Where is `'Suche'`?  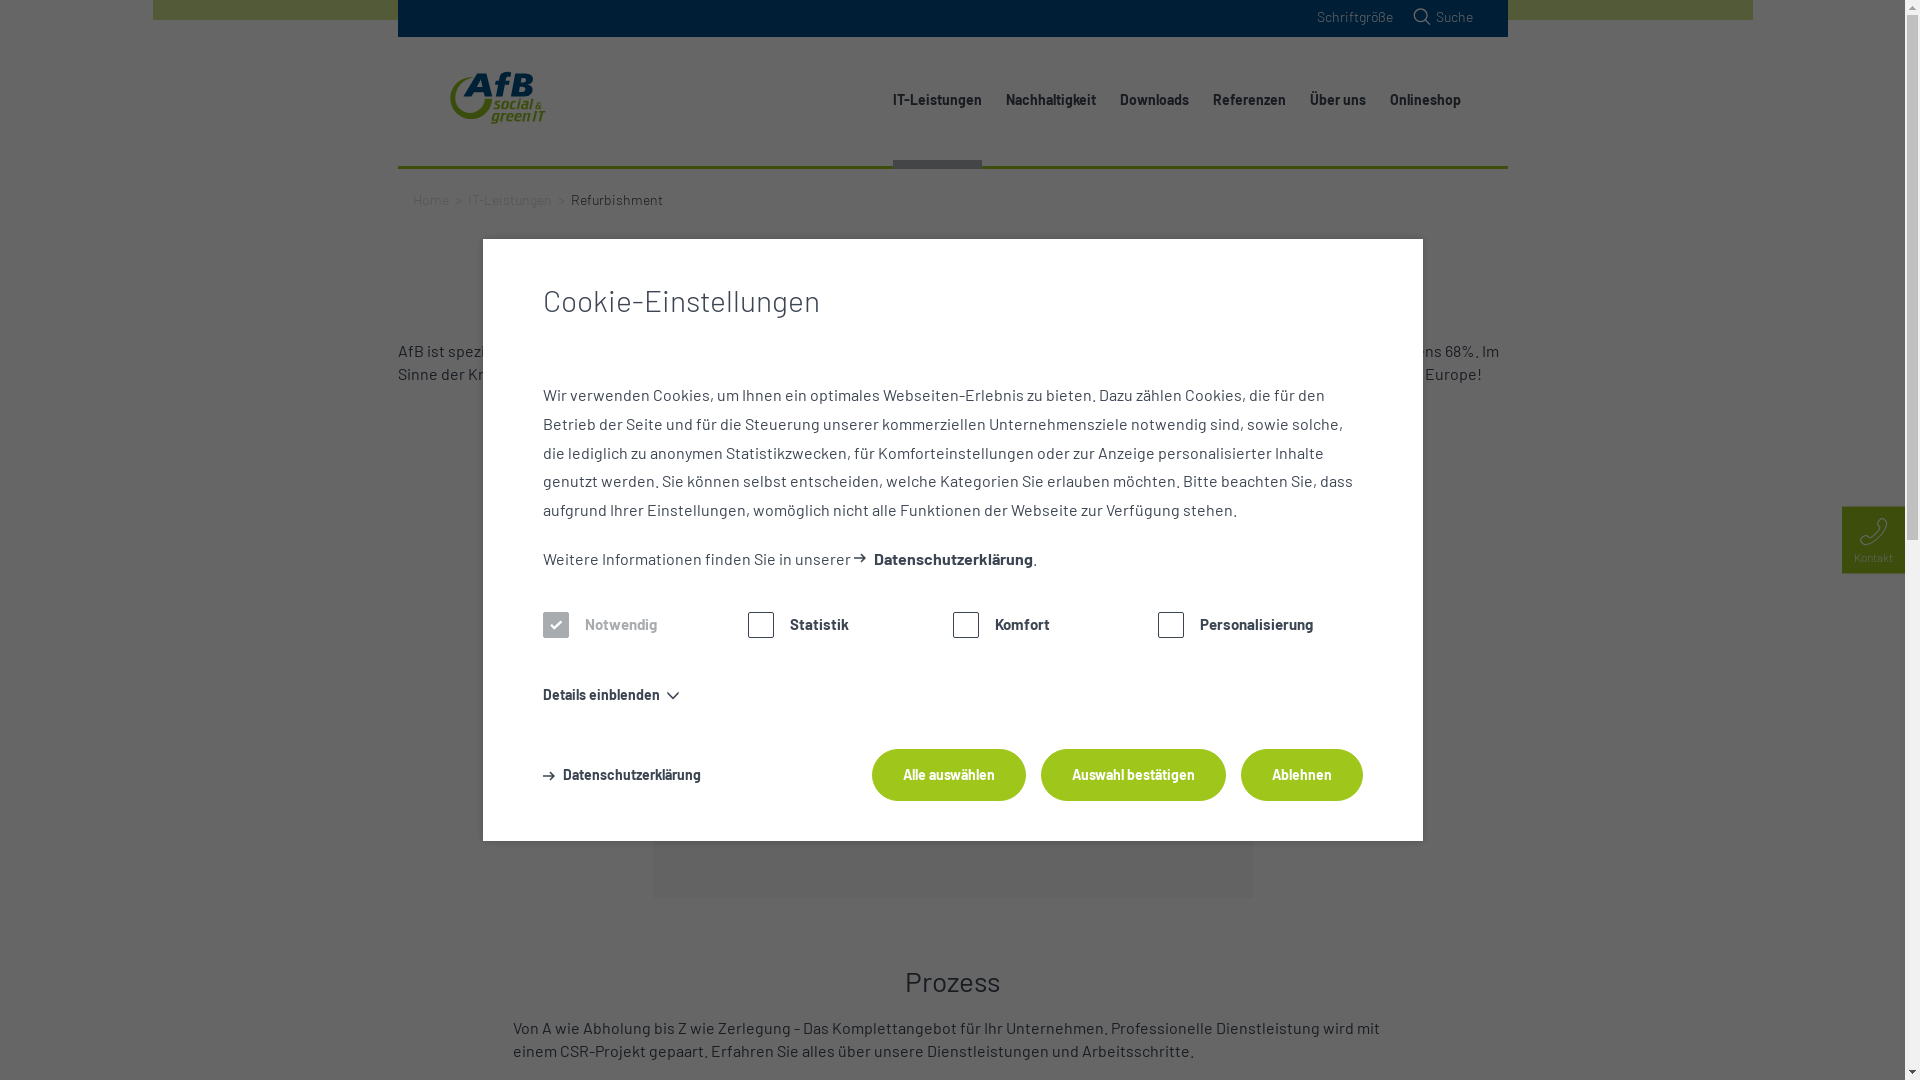 'Suche' is located at coordinates (1440, 16).